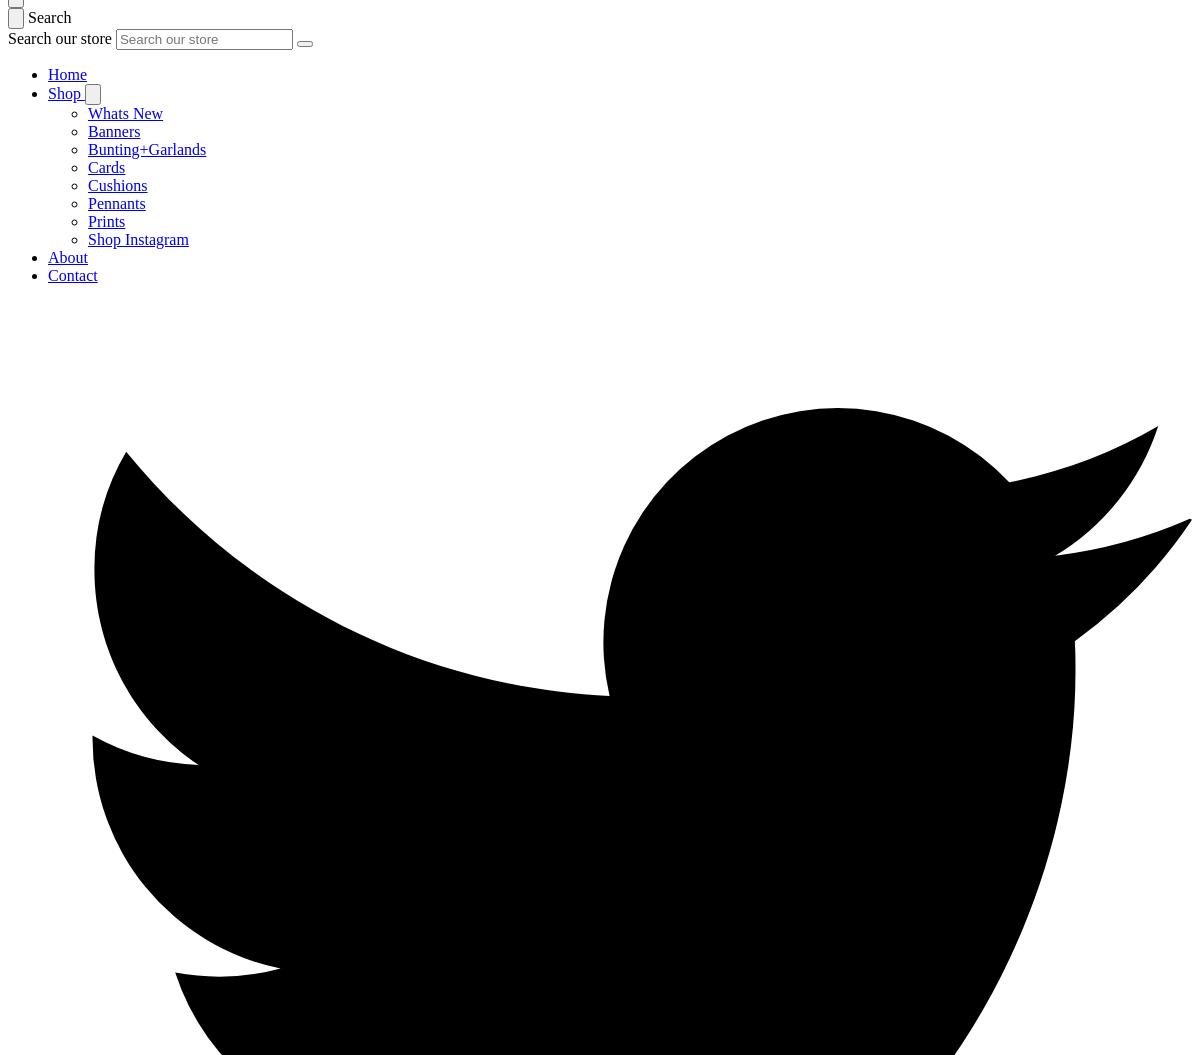  Describe the element at coordinates (147, 149) in the screenshot. I see `'Bunting+Garlands'` at that location.